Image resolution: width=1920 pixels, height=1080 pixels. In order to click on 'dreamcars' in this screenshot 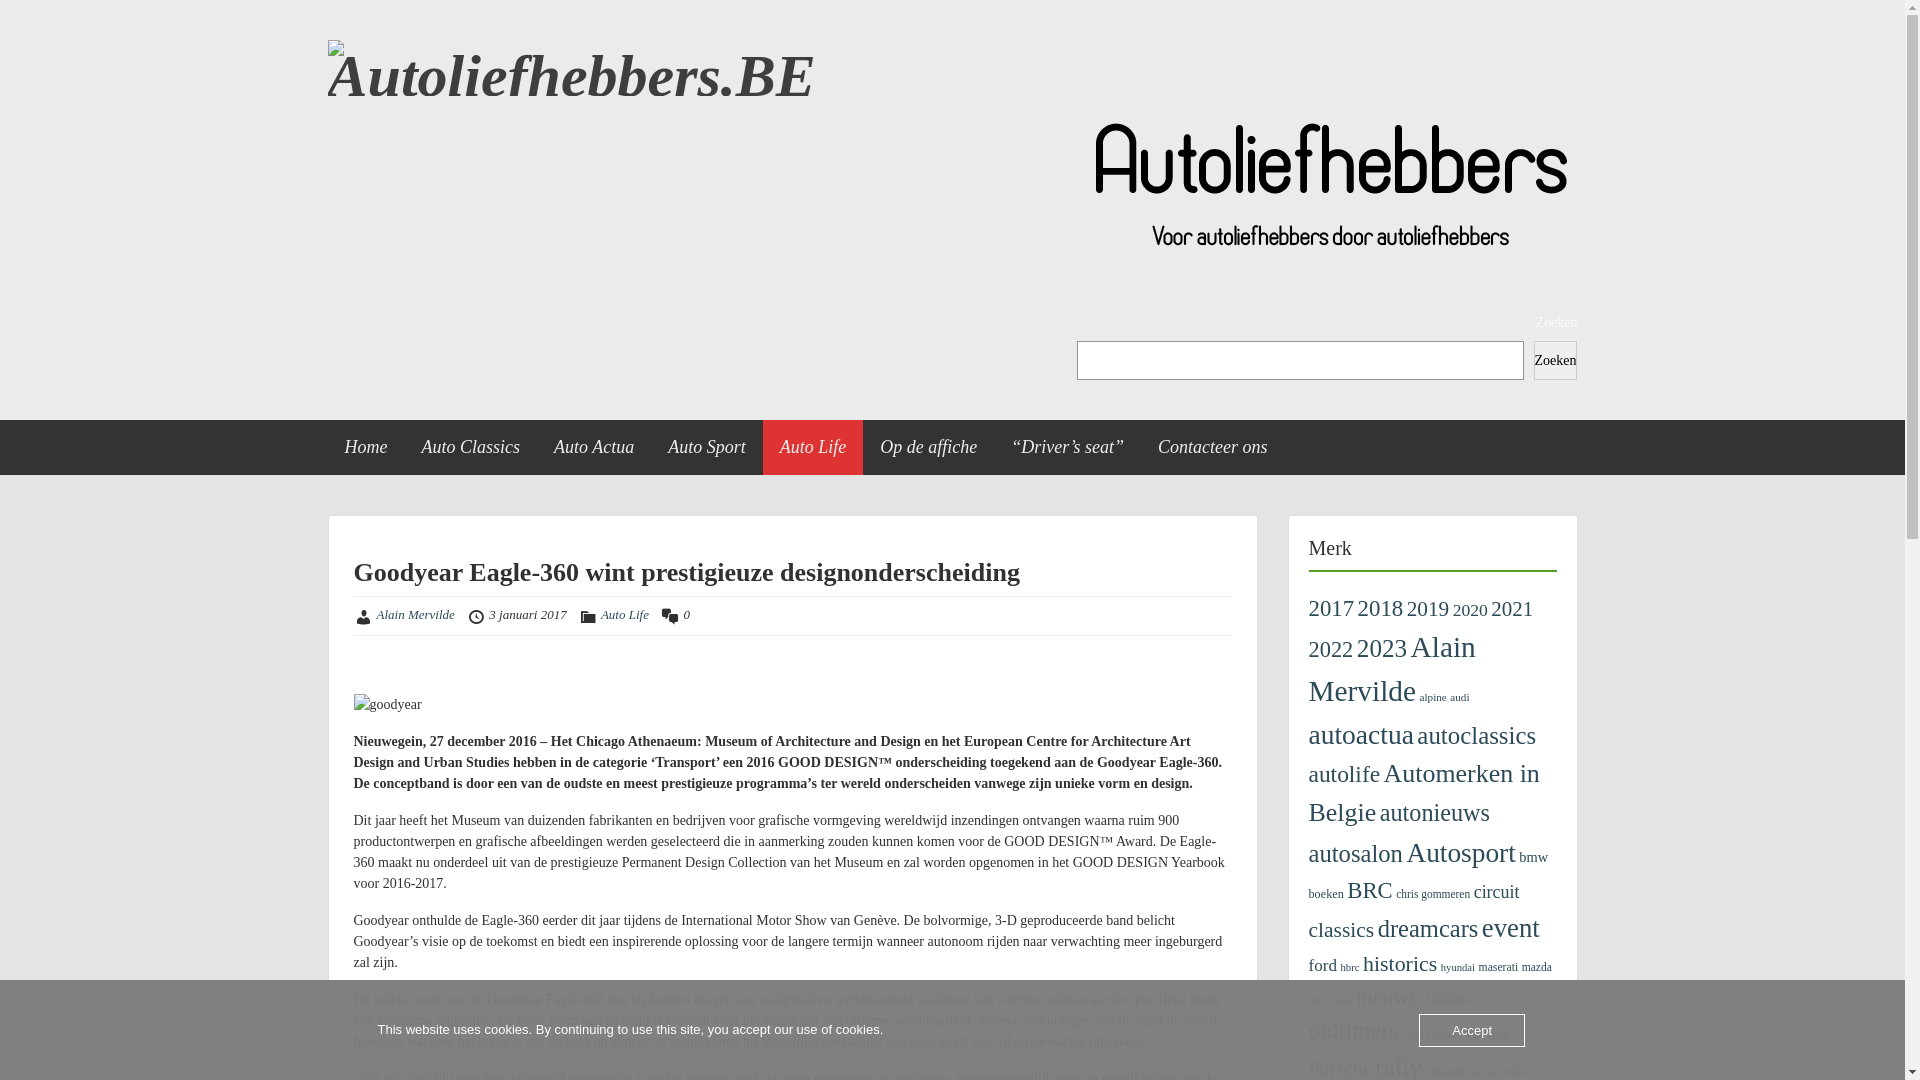, I will do `click(1427, 928)`.